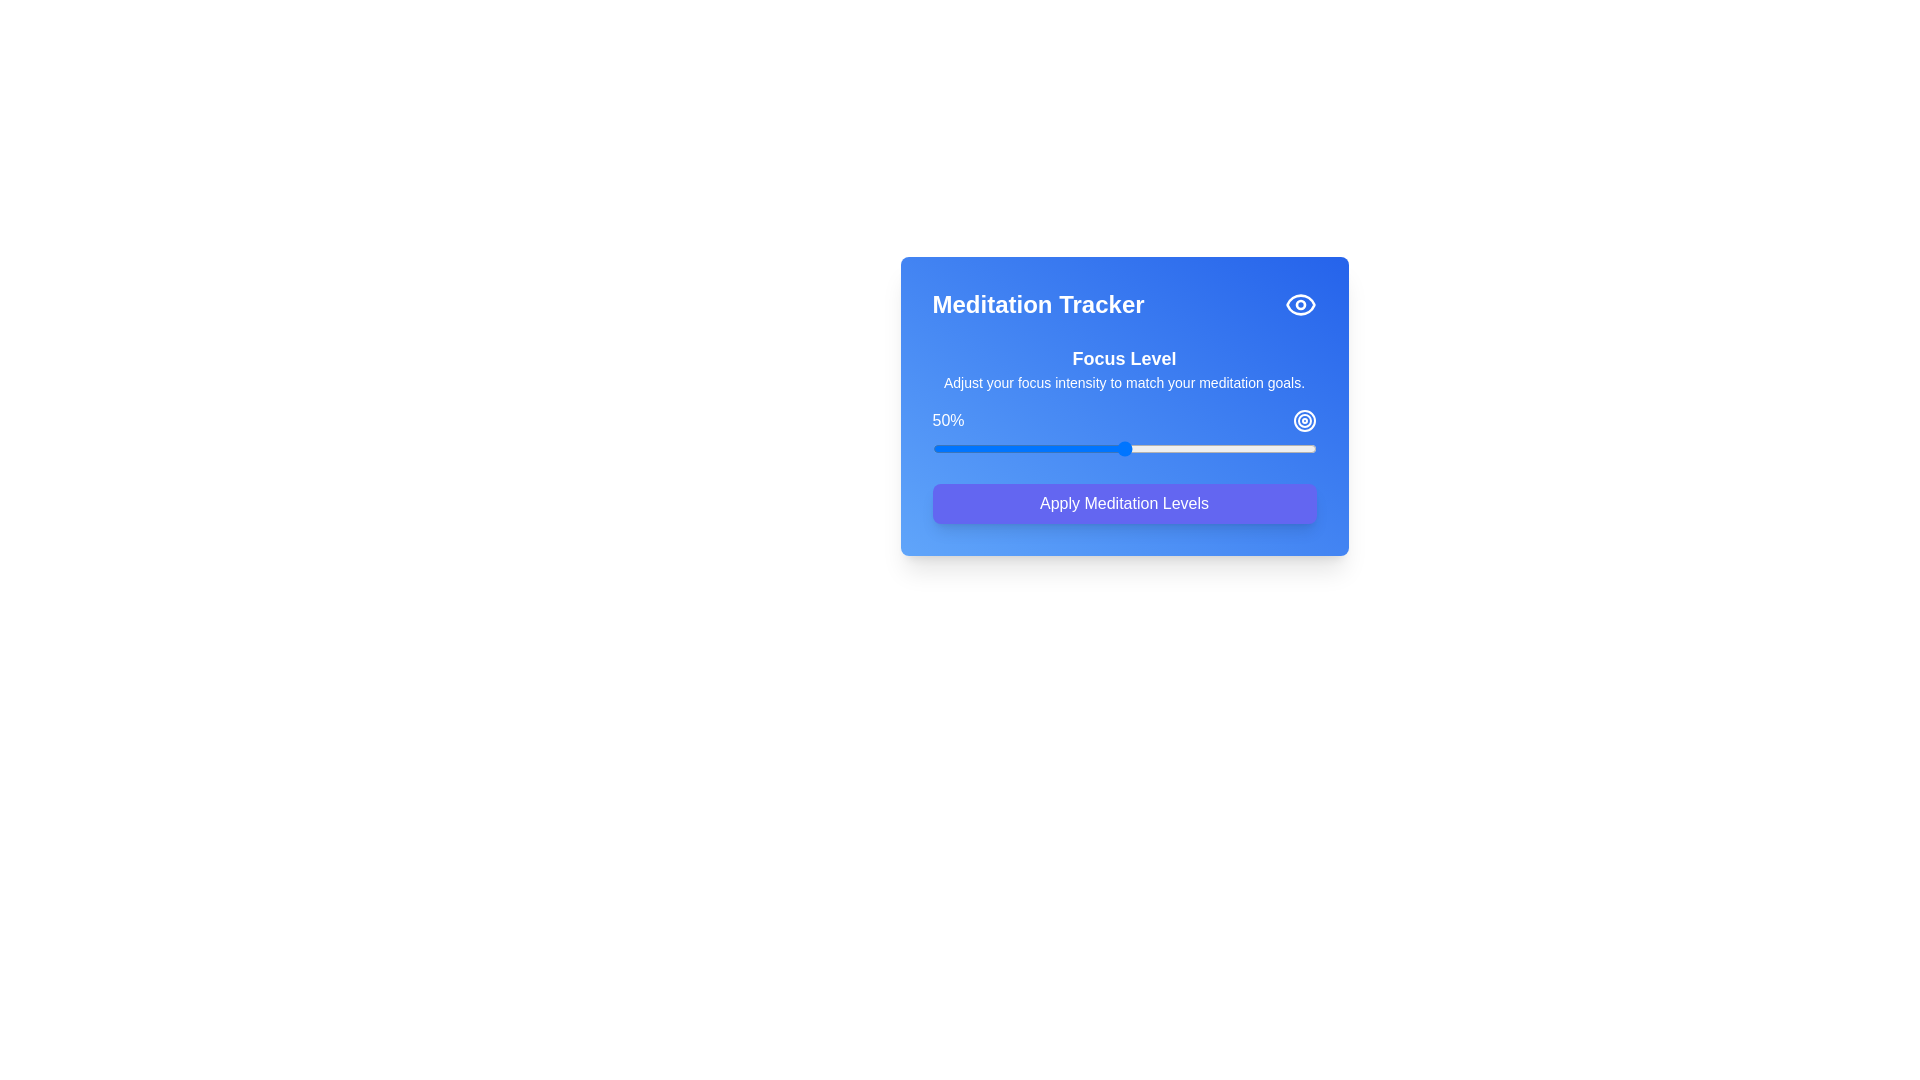  I want to click on the focus level, so click(1193, 447).